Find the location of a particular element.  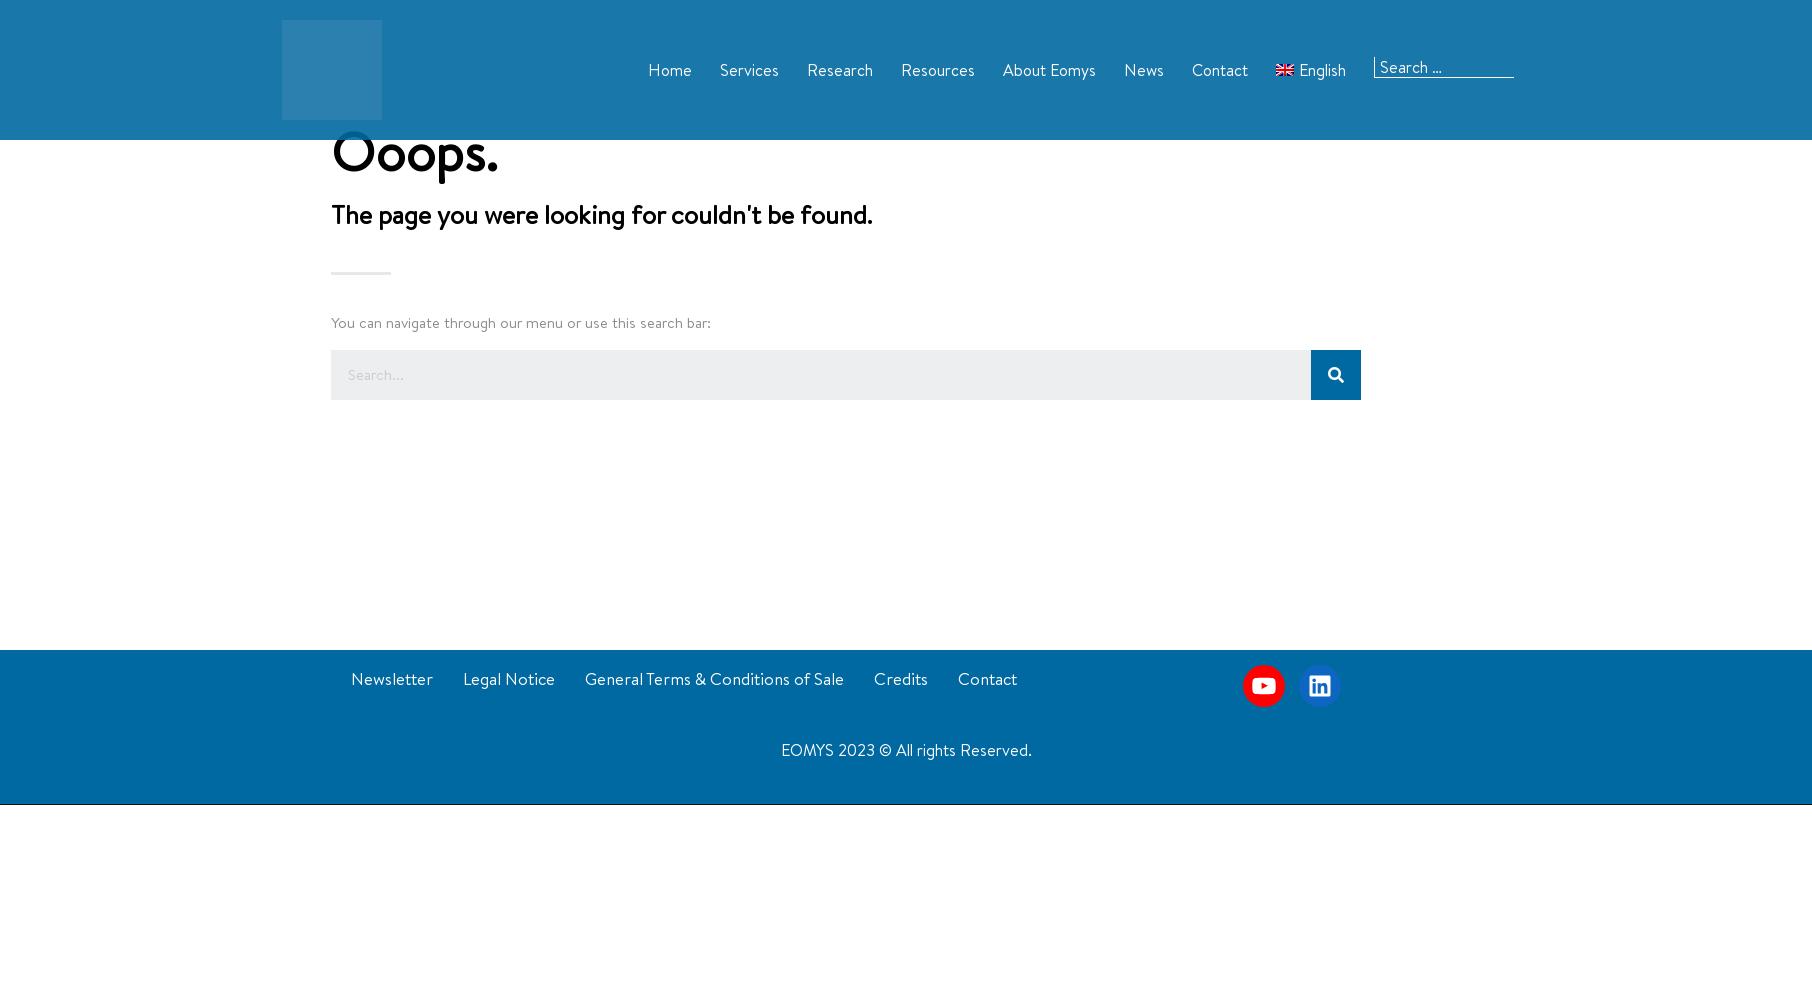

'Home' is located at coordinates (667, 68).